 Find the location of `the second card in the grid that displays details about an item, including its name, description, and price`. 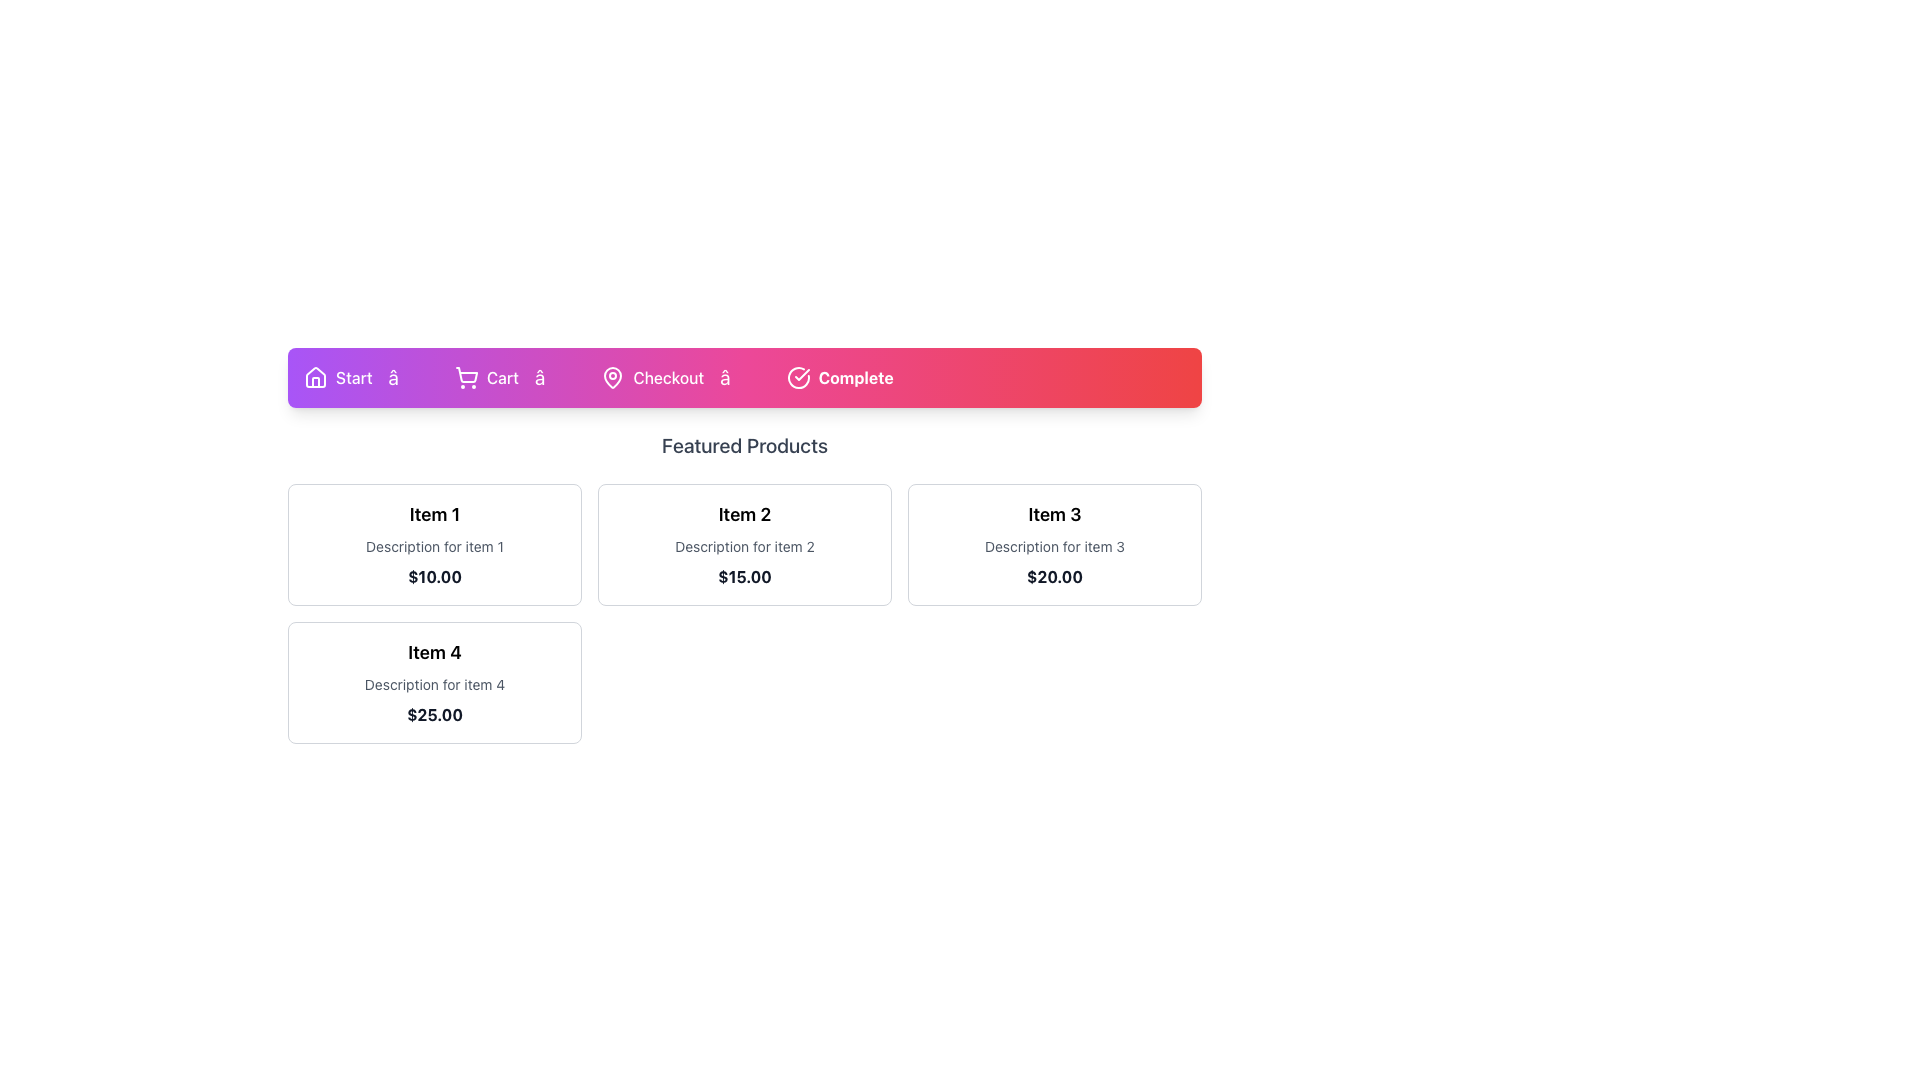

the second card in the grid that displays details about an item, including its name, description, and price is located at coordinates (743, 544).